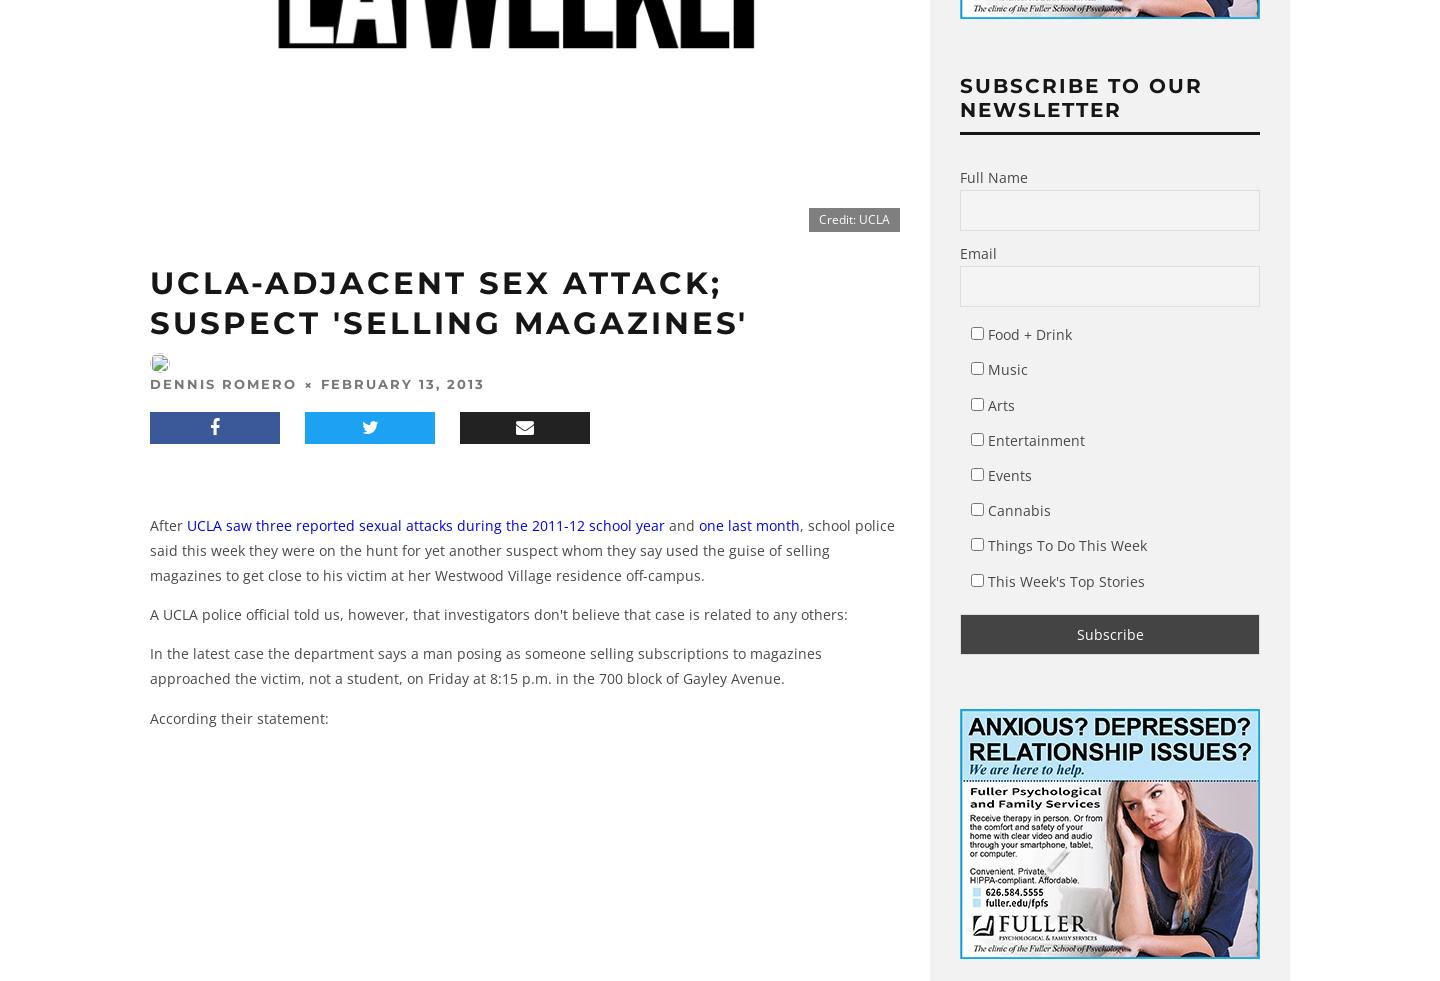  What do you see at coordinates (664, 524) in the screenshot?
I see `'and'` at bounding box center [664, 524].